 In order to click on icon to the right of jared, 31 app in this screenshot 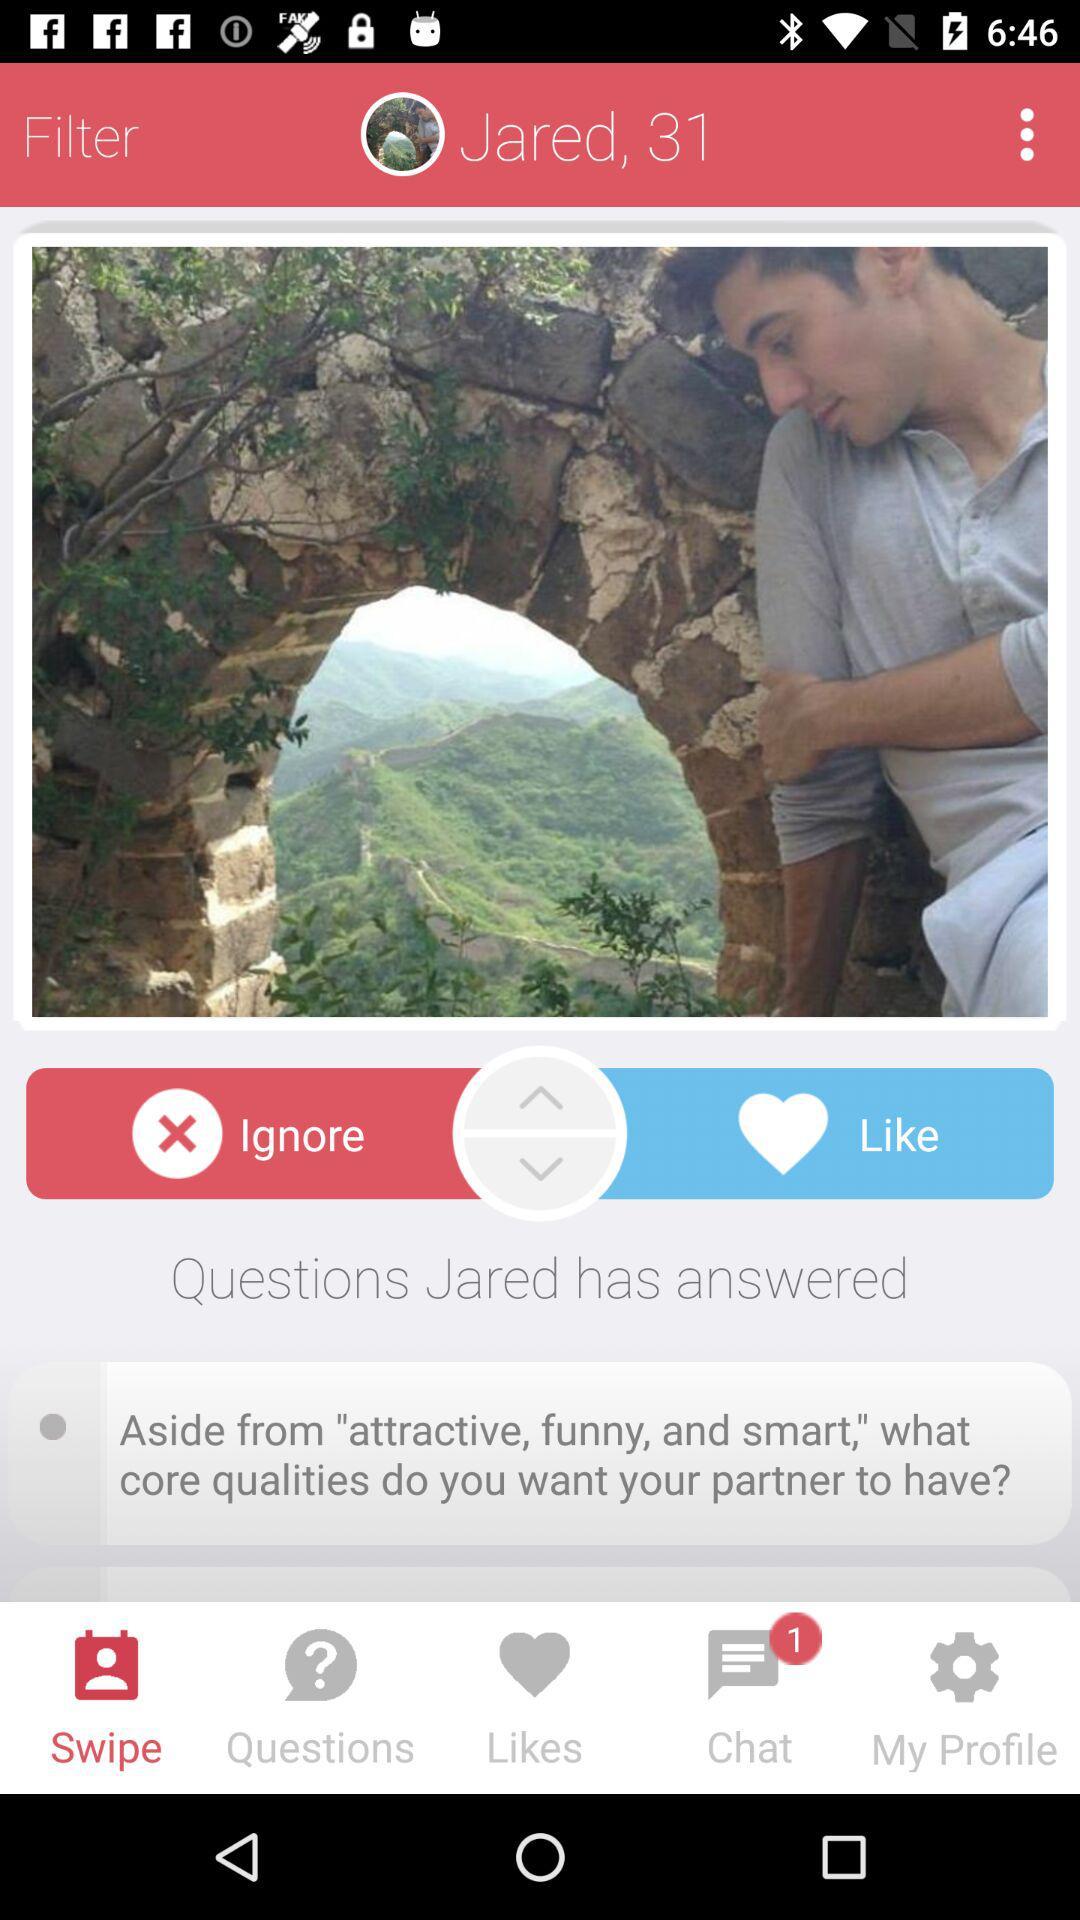, I will do `click(1027, 133)`.